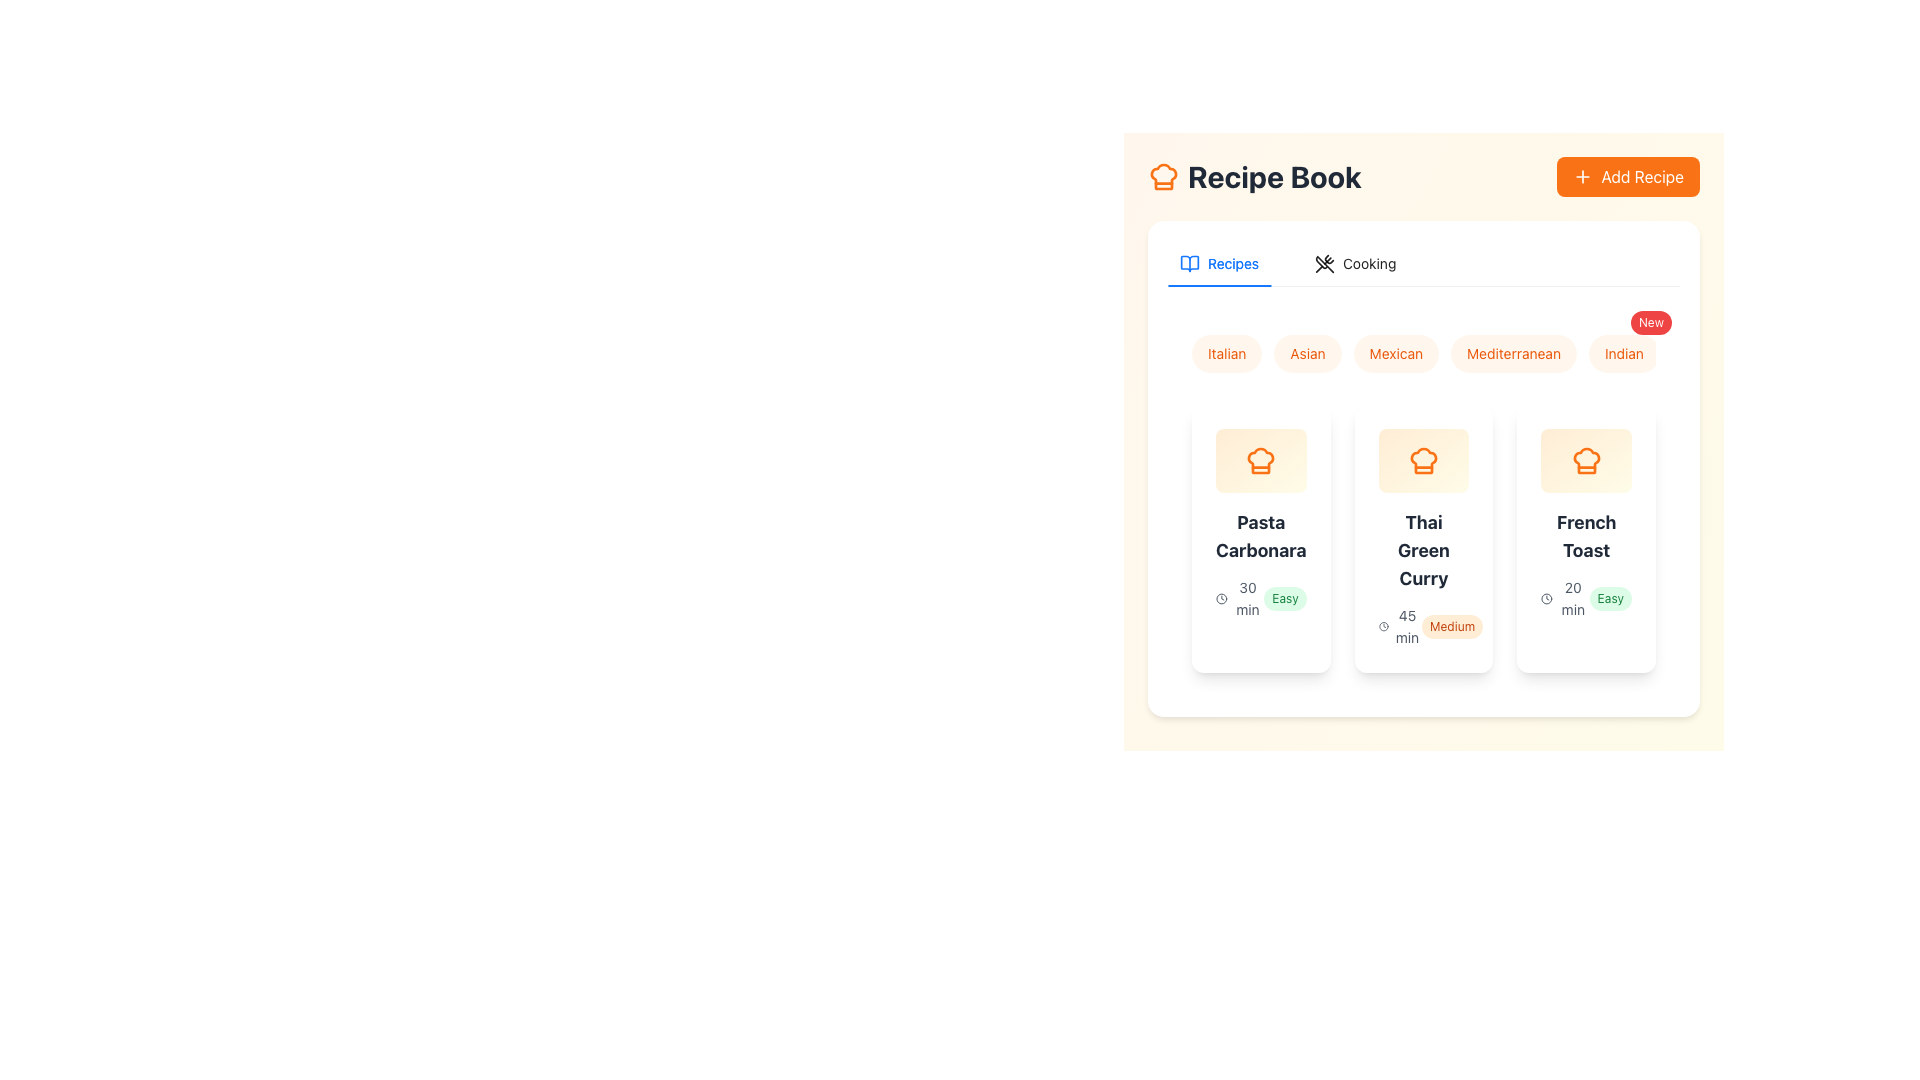  I want to click on the text label displaying '20 min' in dark gray, which is part of the recipe card for 'French Toast' located near the clock icon, so click(1572, 597).